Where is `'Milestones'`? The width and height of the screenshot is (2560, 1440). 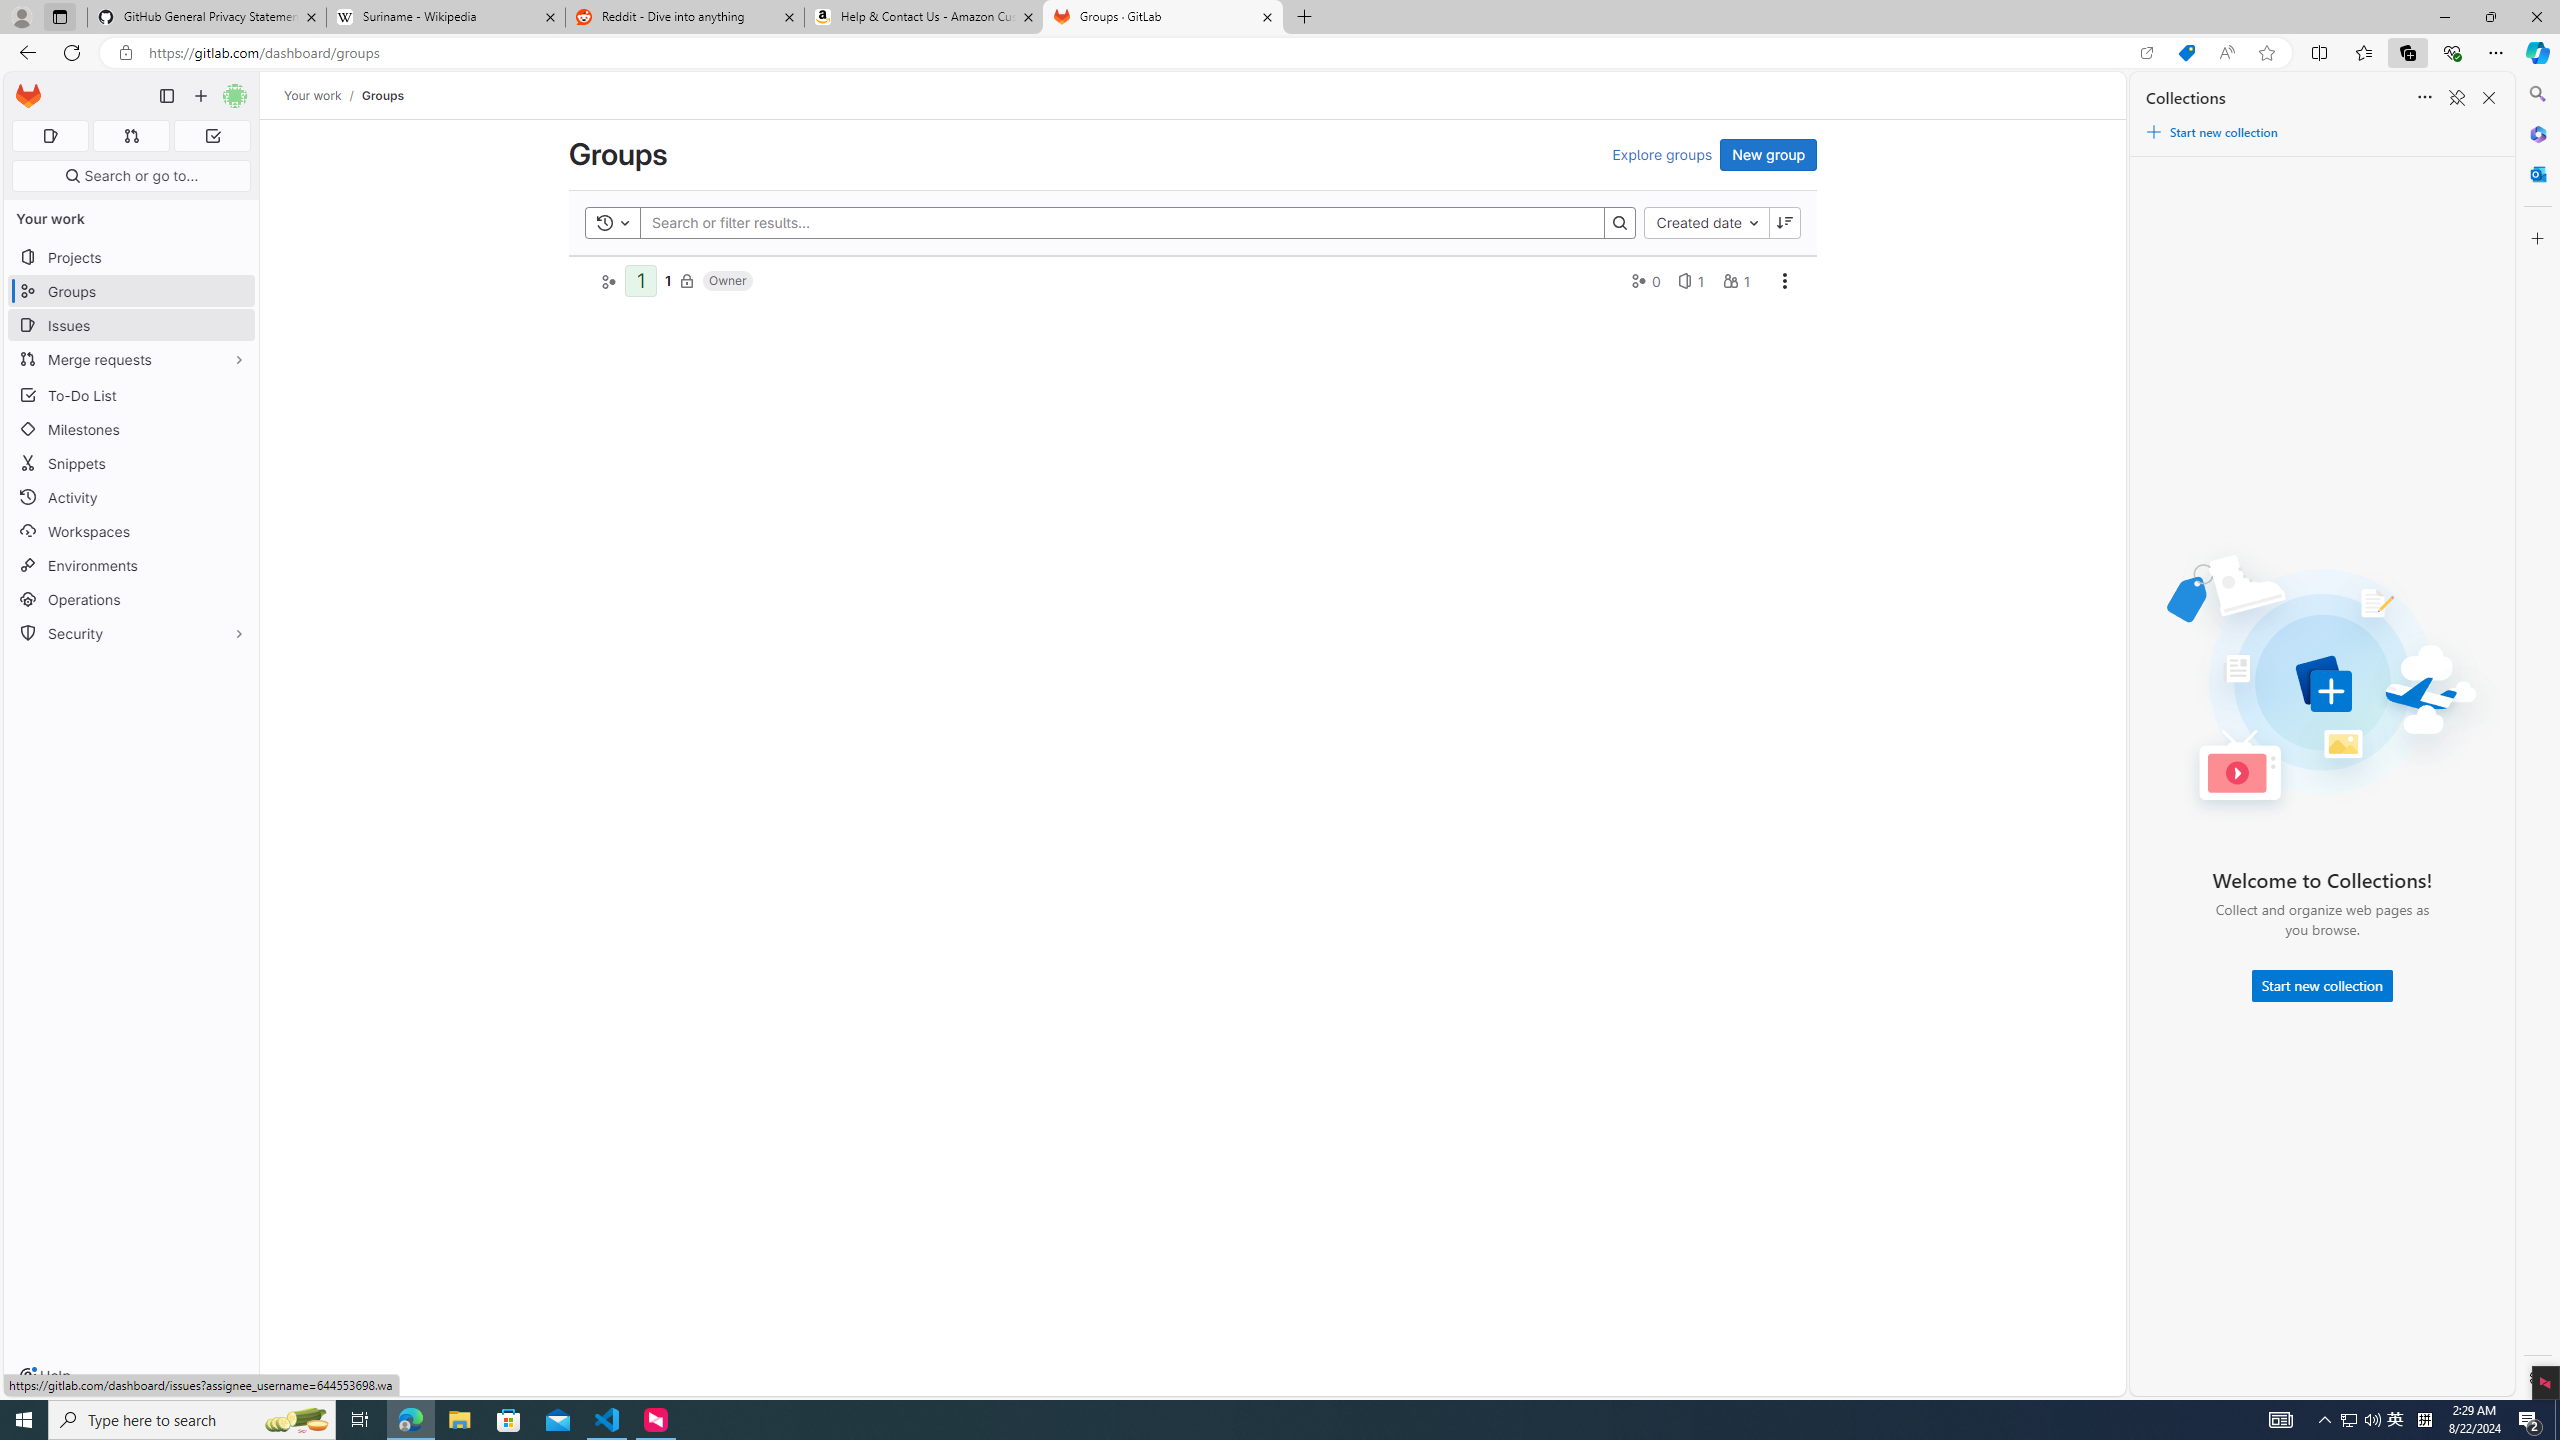
'Milestones' is located at coordinates (130, 428).